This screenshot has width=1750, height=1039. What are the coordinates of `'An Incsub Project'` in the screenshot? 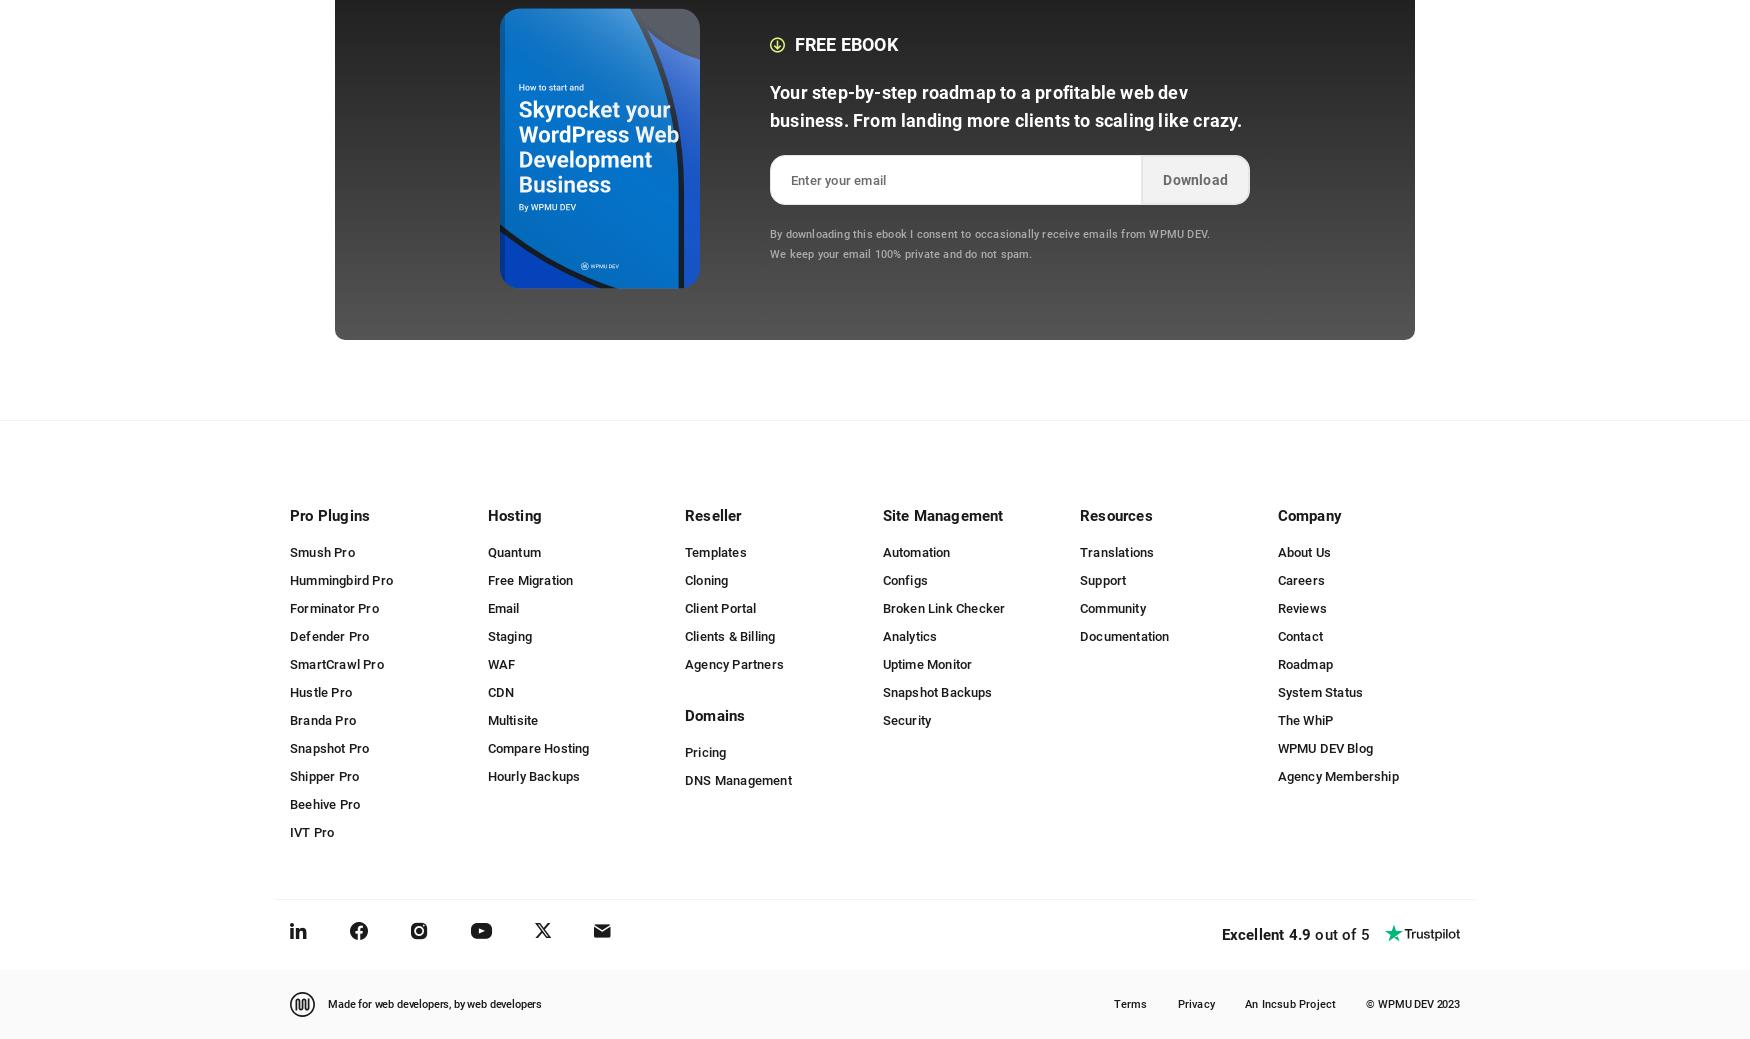 It's located at (1289, 1003).